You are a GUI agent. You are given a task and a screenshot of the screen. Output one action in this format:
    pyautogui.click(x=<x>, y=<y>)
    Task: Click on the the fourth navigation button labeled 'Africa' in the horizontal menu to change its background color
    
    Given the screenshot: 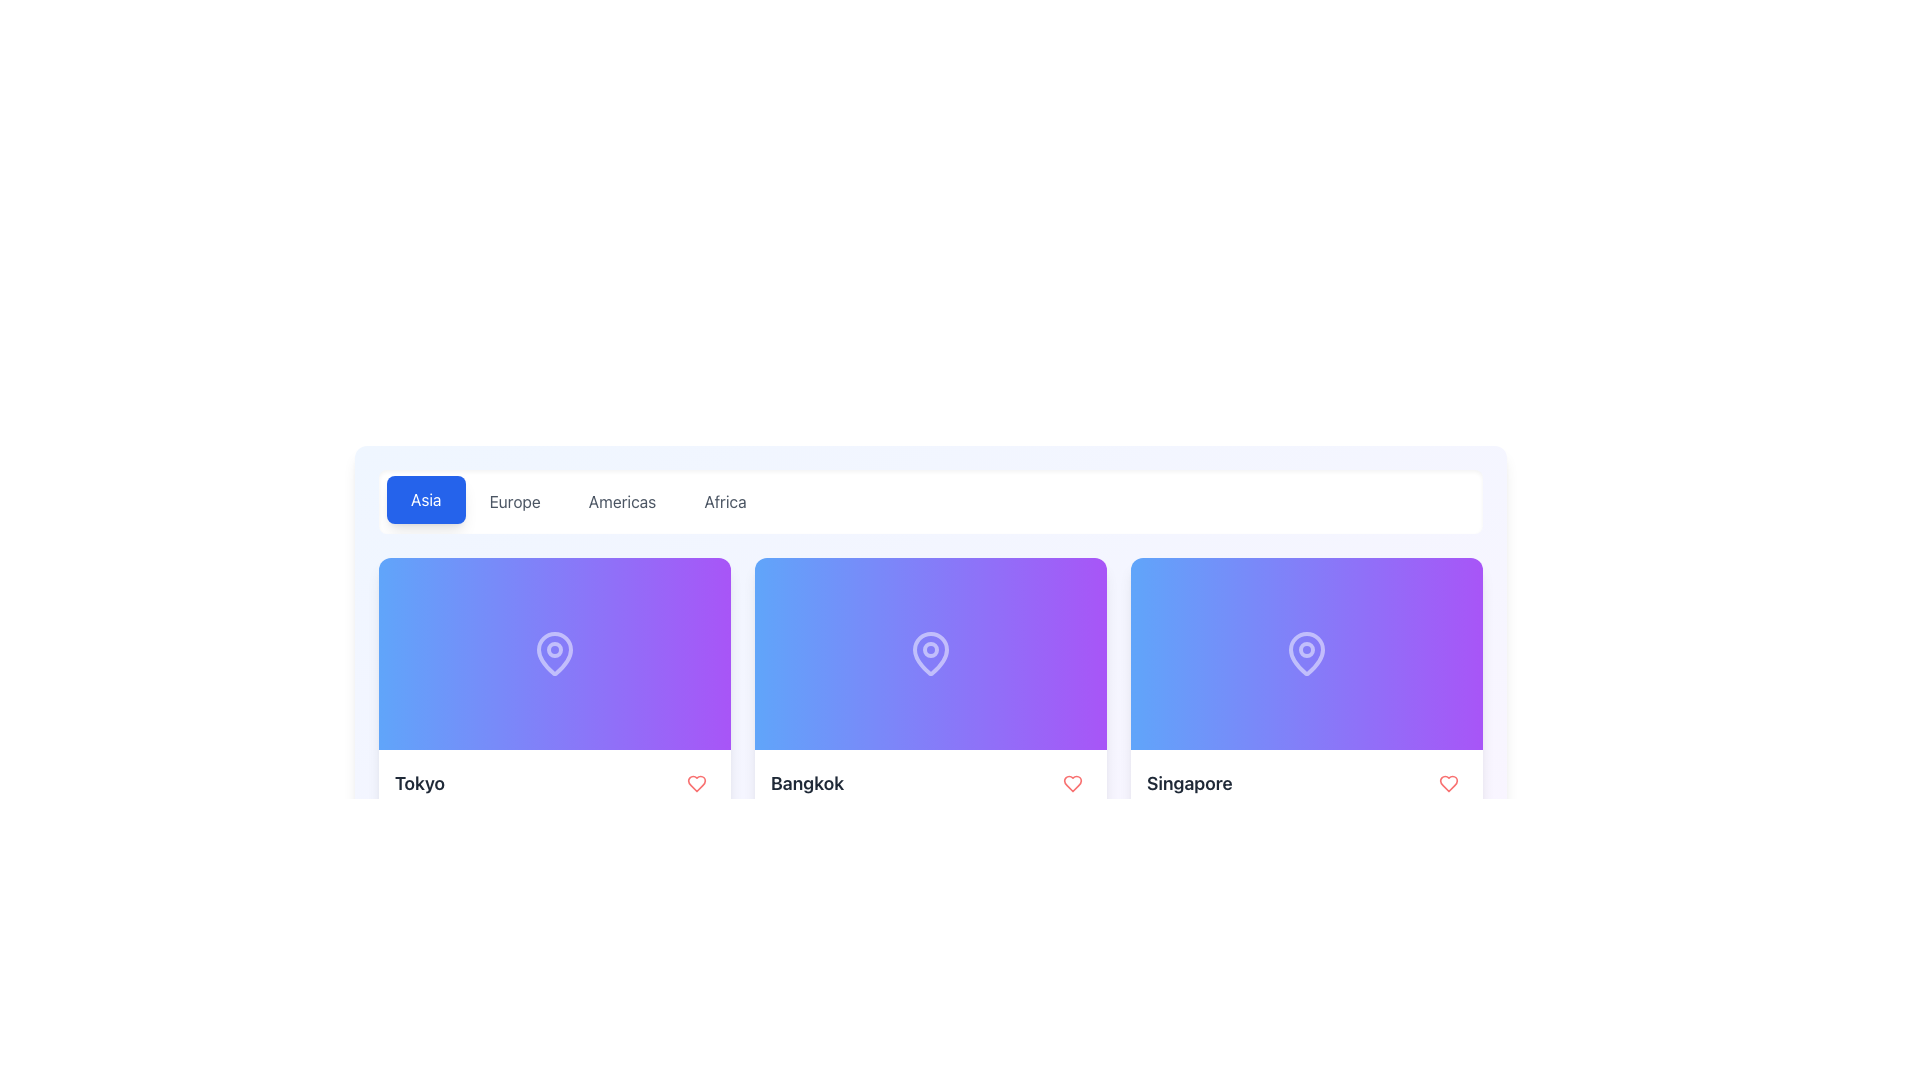 What is the action you would take?
    pyautogui.click(x=724, y=500)
    